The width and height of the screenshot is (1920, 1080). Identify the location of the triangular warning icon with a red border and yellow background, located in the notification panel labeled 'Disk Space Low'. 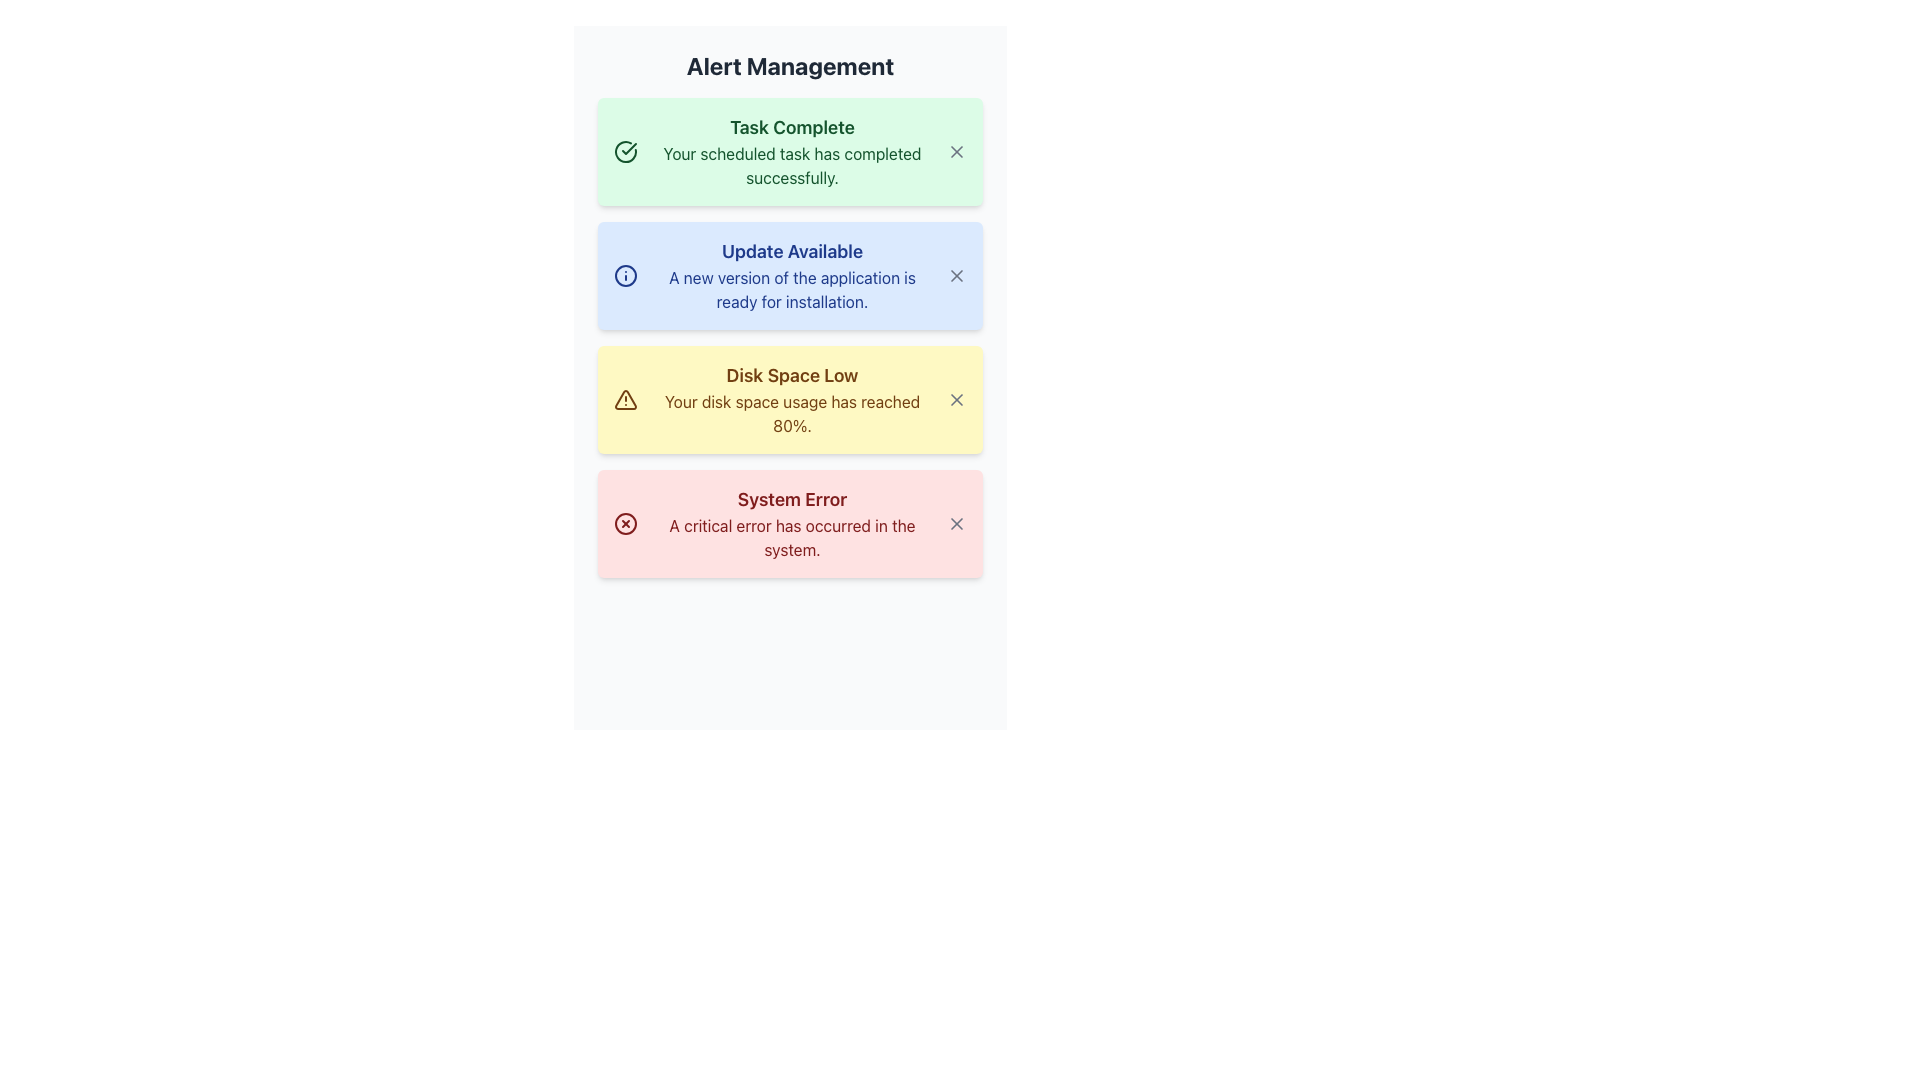
(624, 400).